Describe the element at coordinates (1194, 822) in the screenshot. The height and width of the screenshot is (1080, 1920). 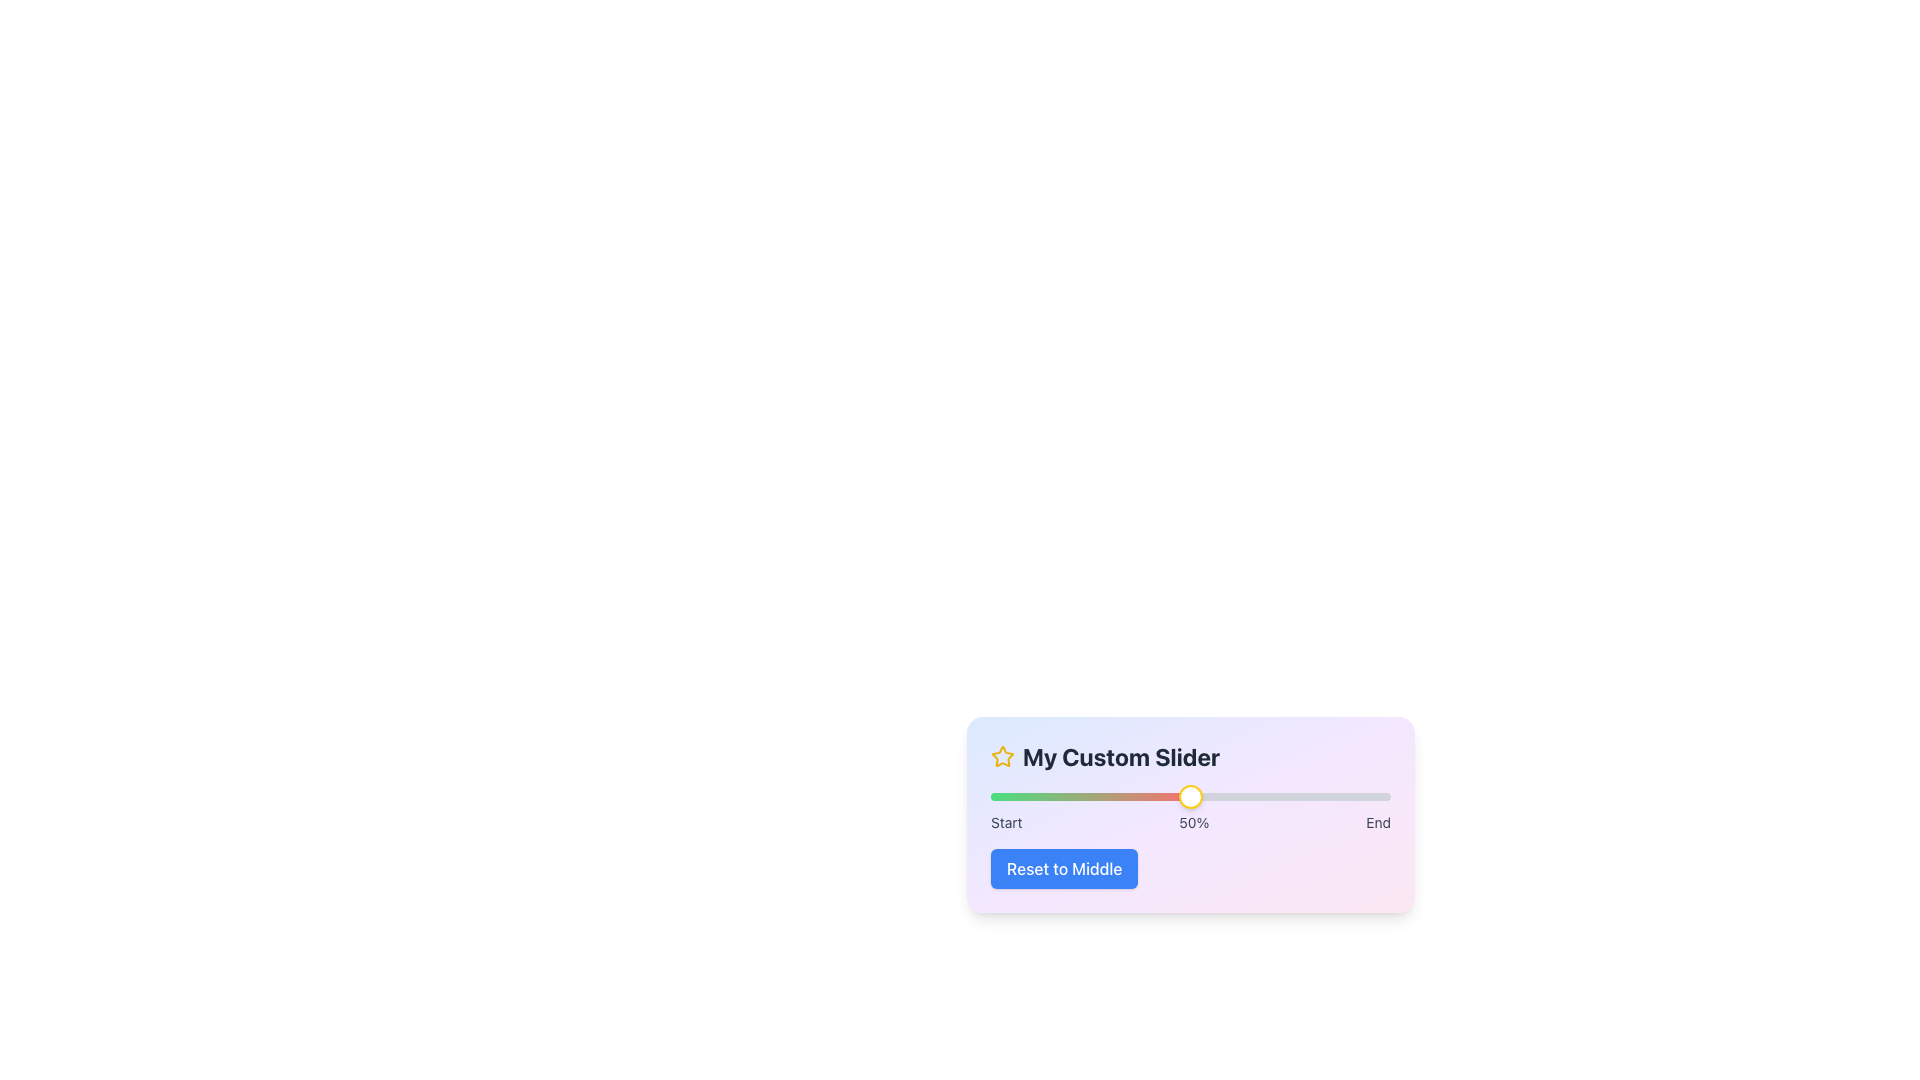
I see `the static text label displaying '50%' which is centrally located between the 'Start' and 'End' labels near the slider interface` at that location.